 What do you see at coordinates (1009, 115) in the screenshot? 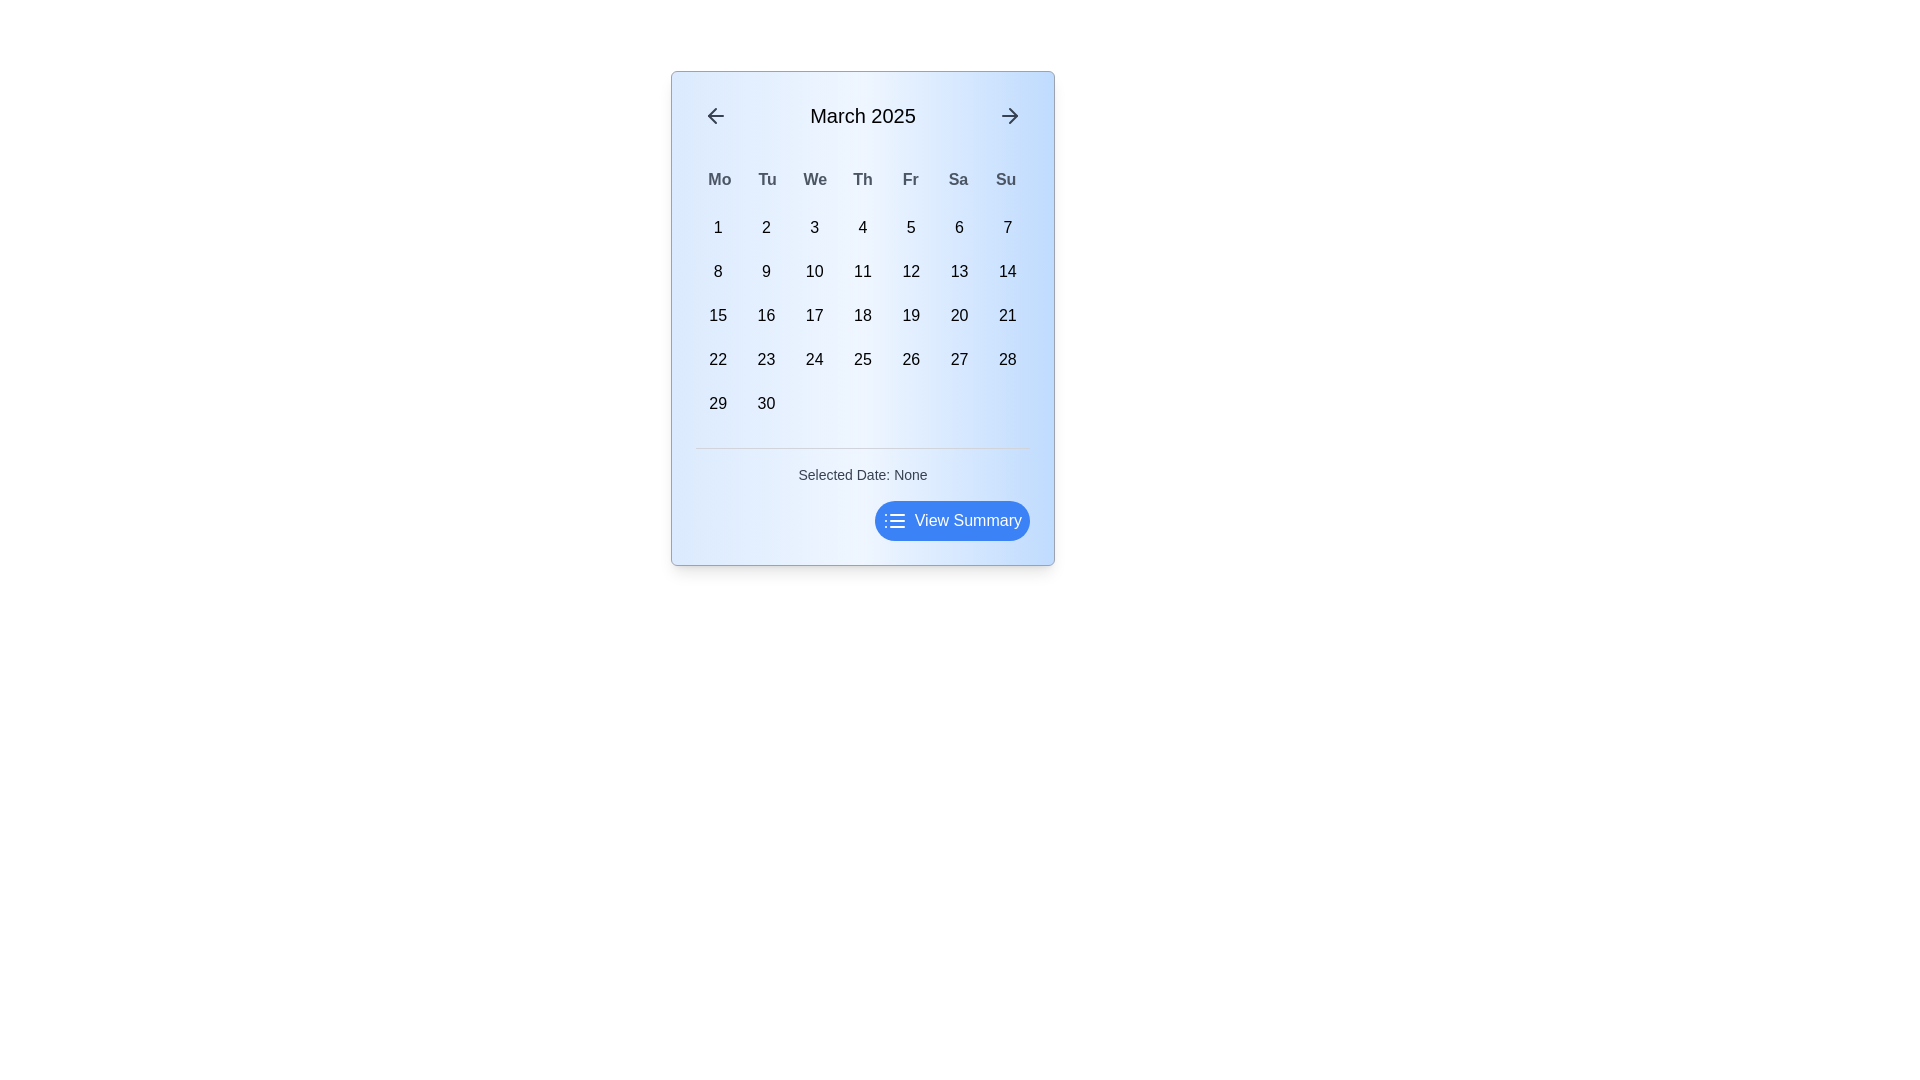
I see `the icon-based button located at the upper-right corner of the card interface` at bounding box center [1009, 115].